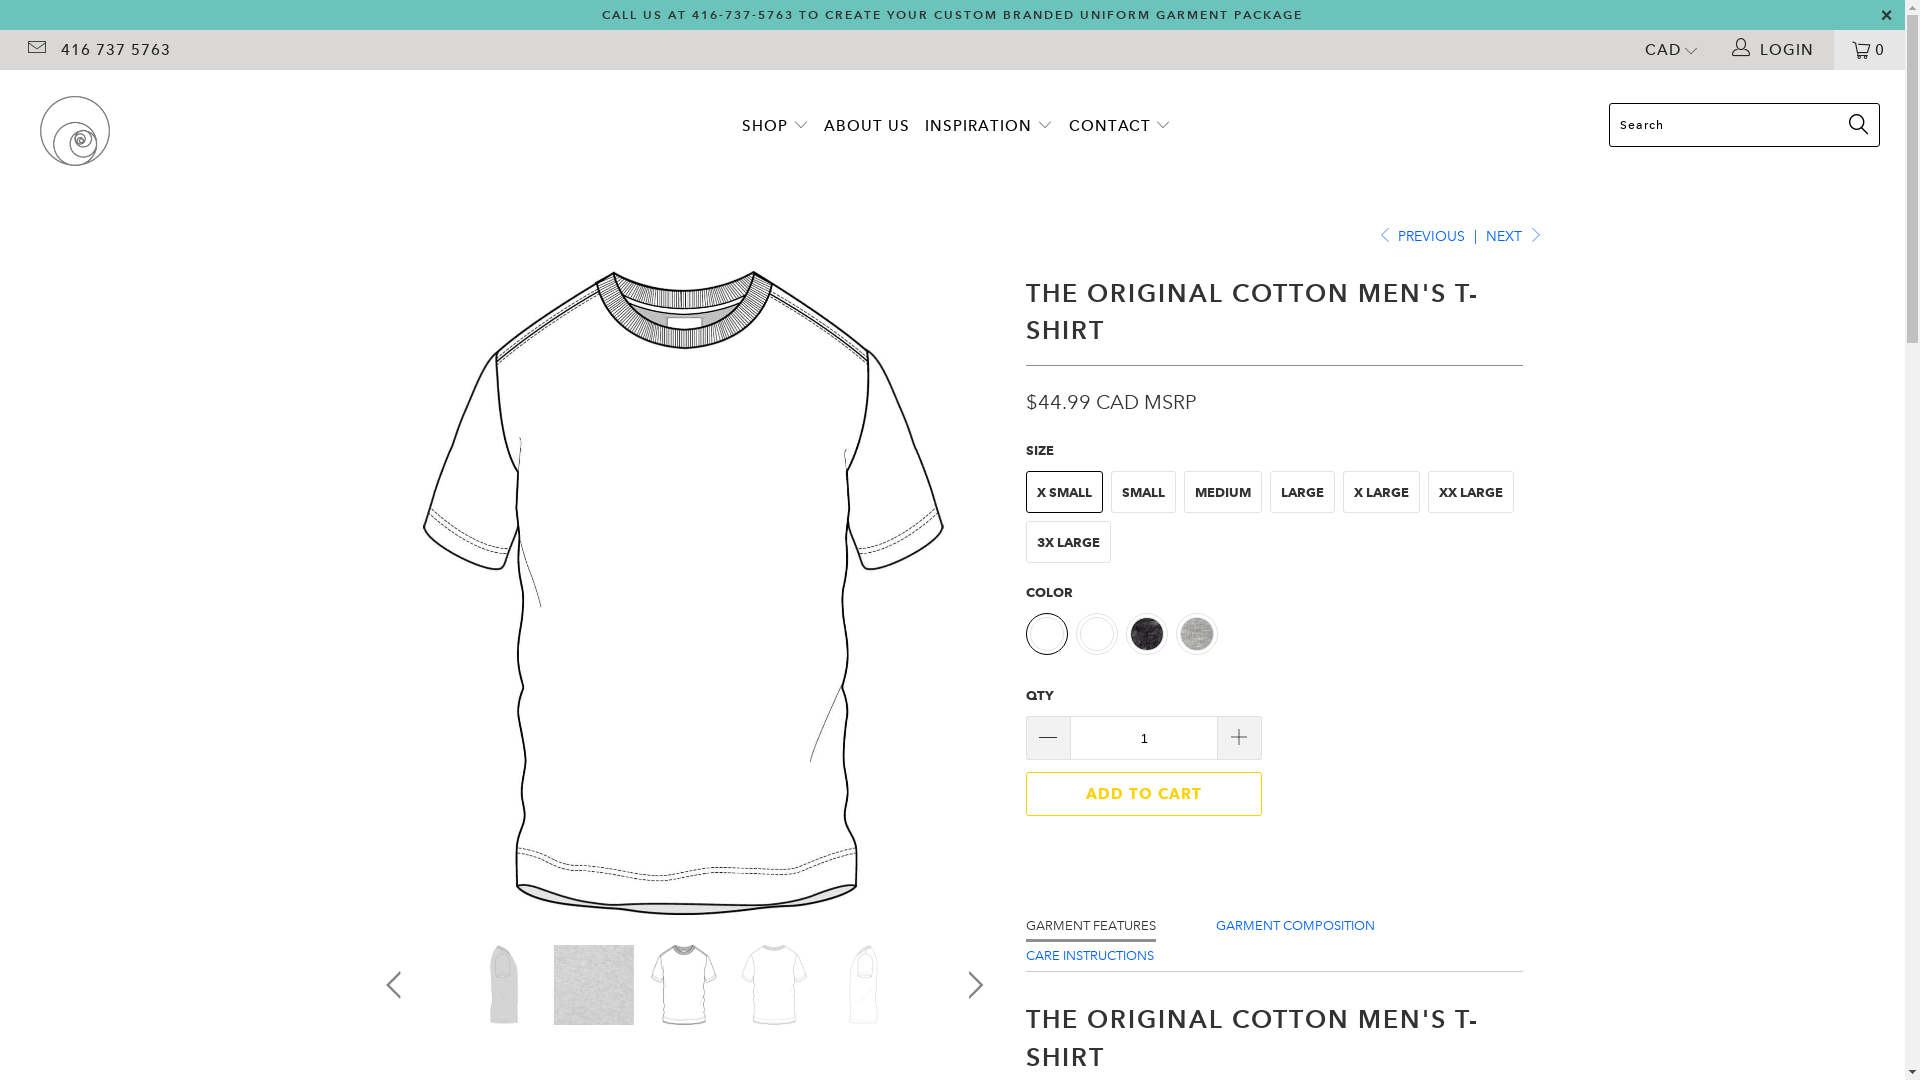 Image resolution: width=1920 pixels, height=1080 pixels. Describe the element at coordinates (1513, 234) in the screenshot. I see `'NEXT'` at that location.